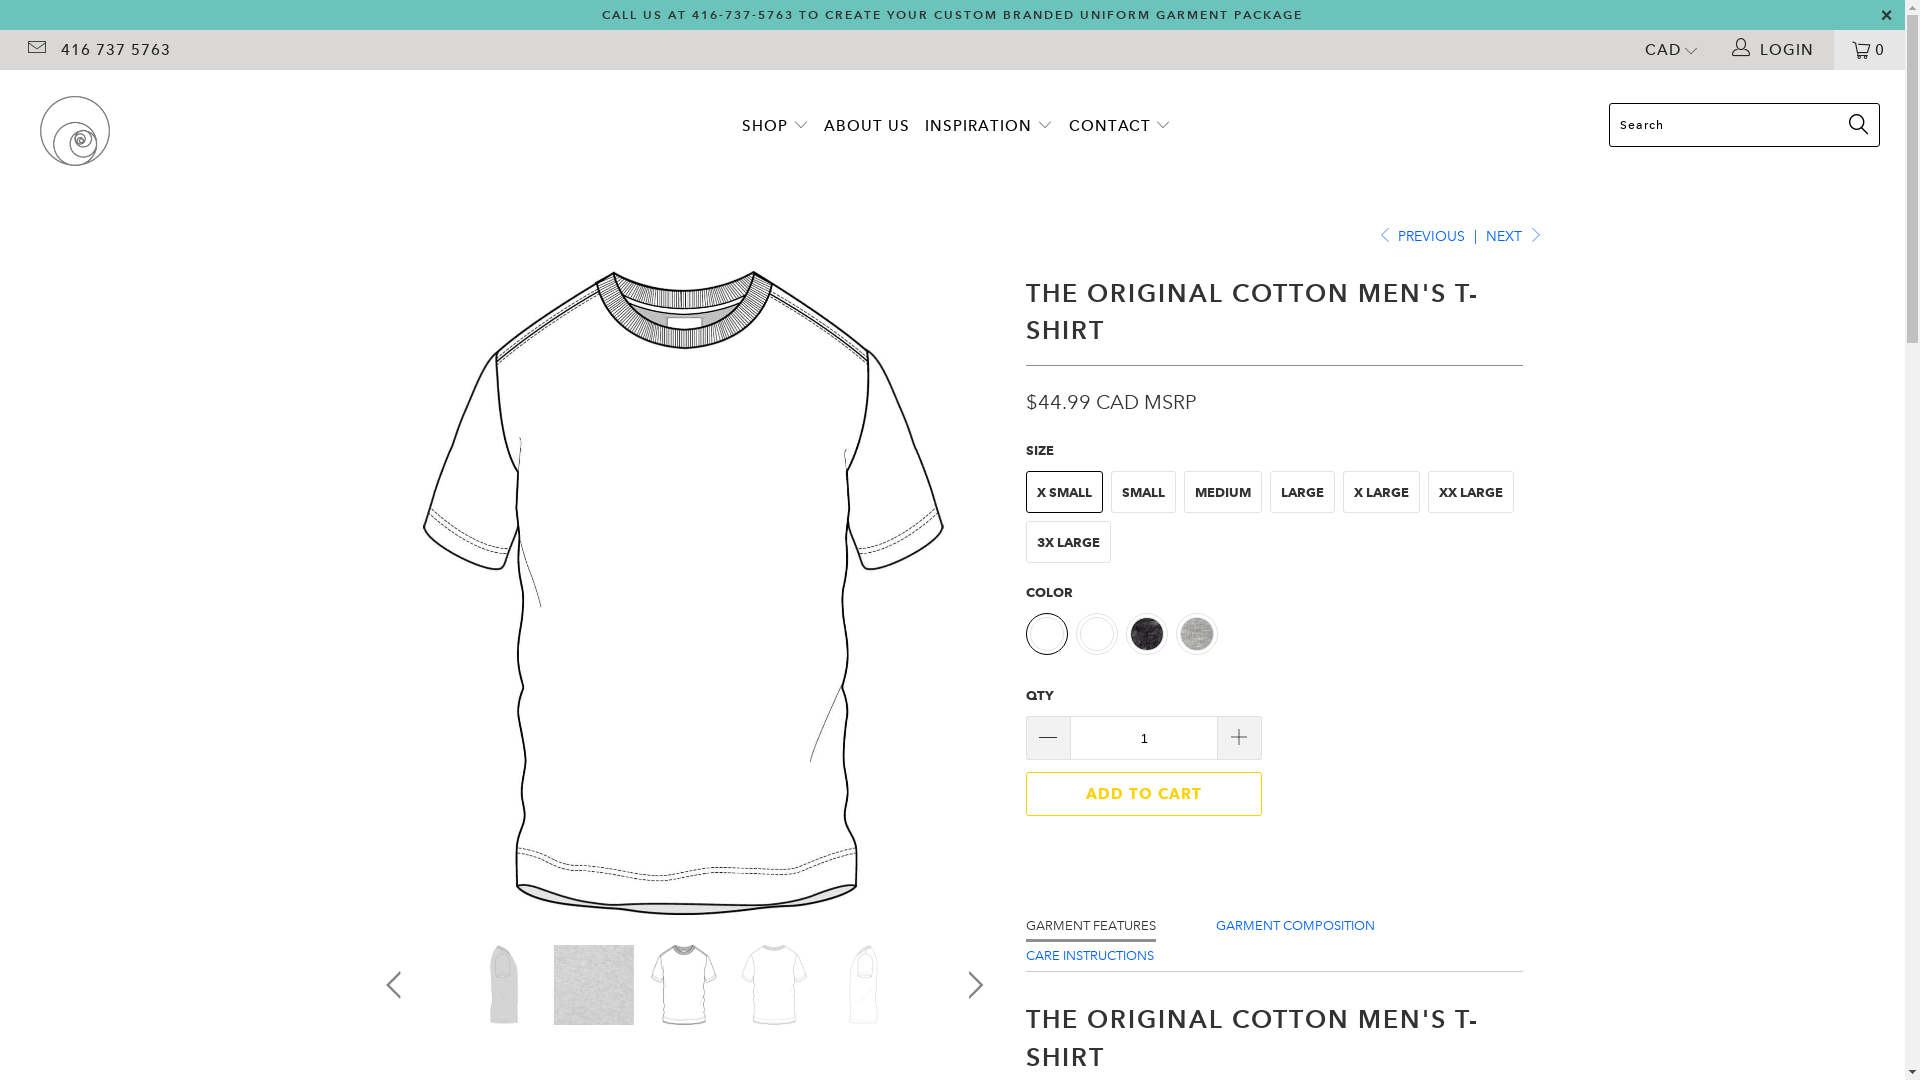 Image resolution: width=1920 pixels, height=1080 pixels. Describe the element at coordinates (1513, 234) in the screenshot. I see `'NEXT'` at that location.